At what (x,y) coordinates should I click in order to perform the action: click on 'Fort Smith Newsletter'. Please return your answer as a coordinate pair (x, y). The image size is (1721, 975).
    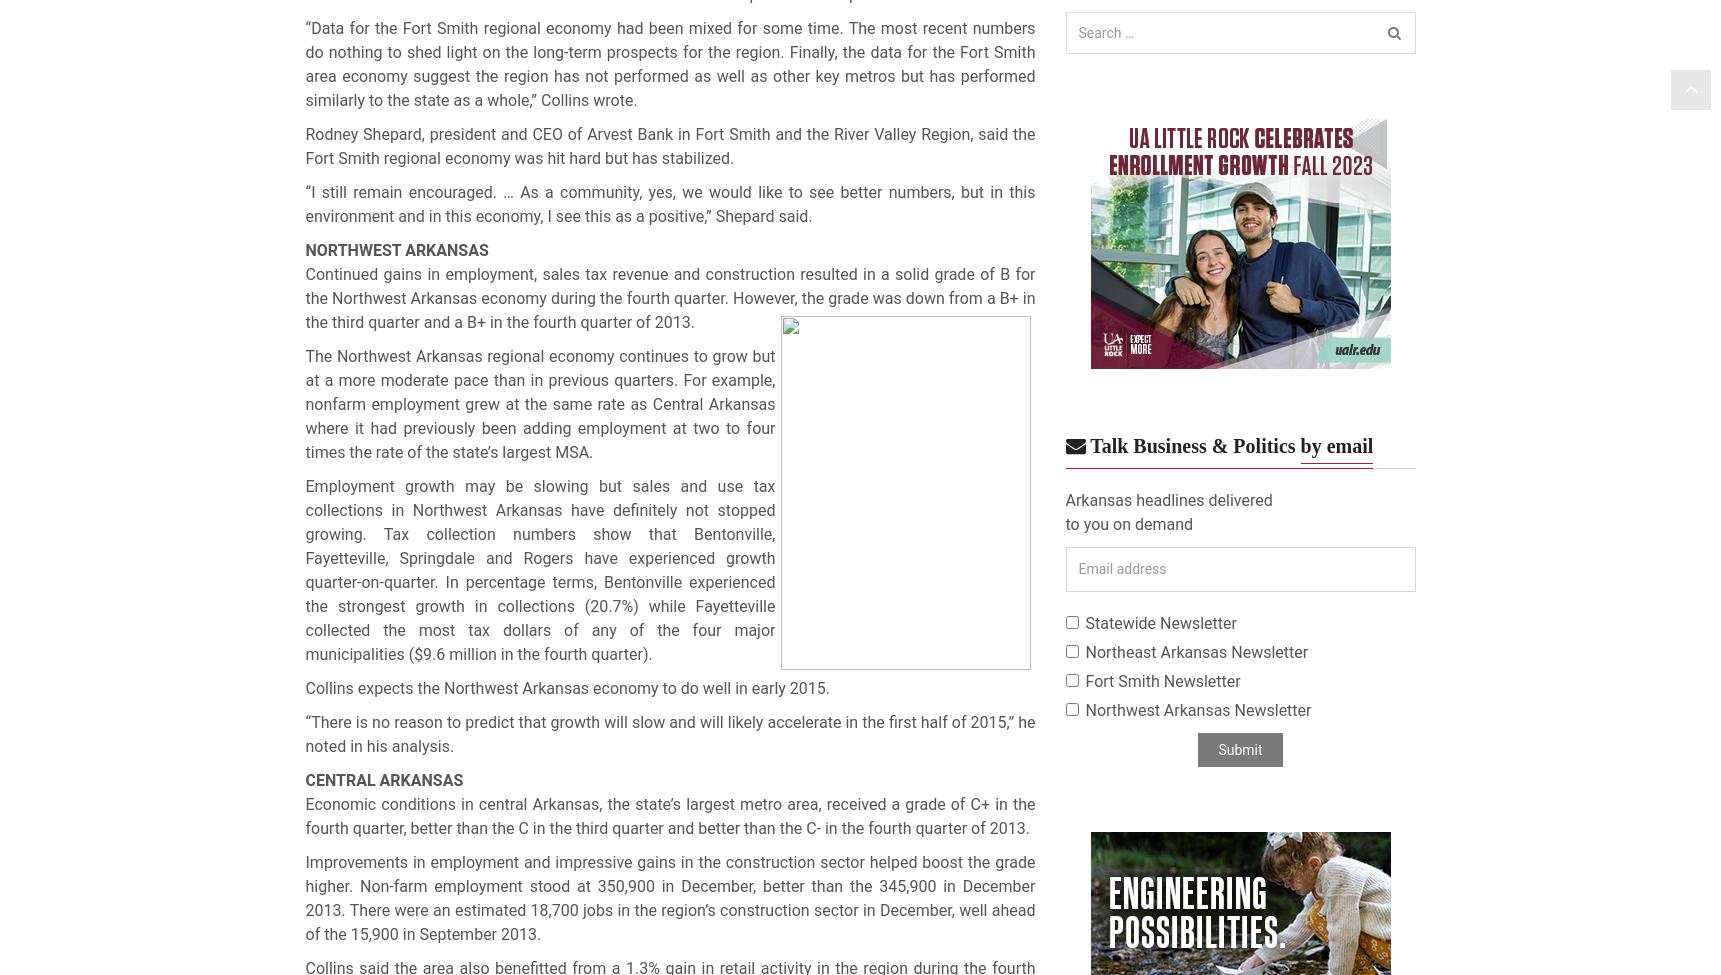
    Looking at the image, I should click on (1162, 680).